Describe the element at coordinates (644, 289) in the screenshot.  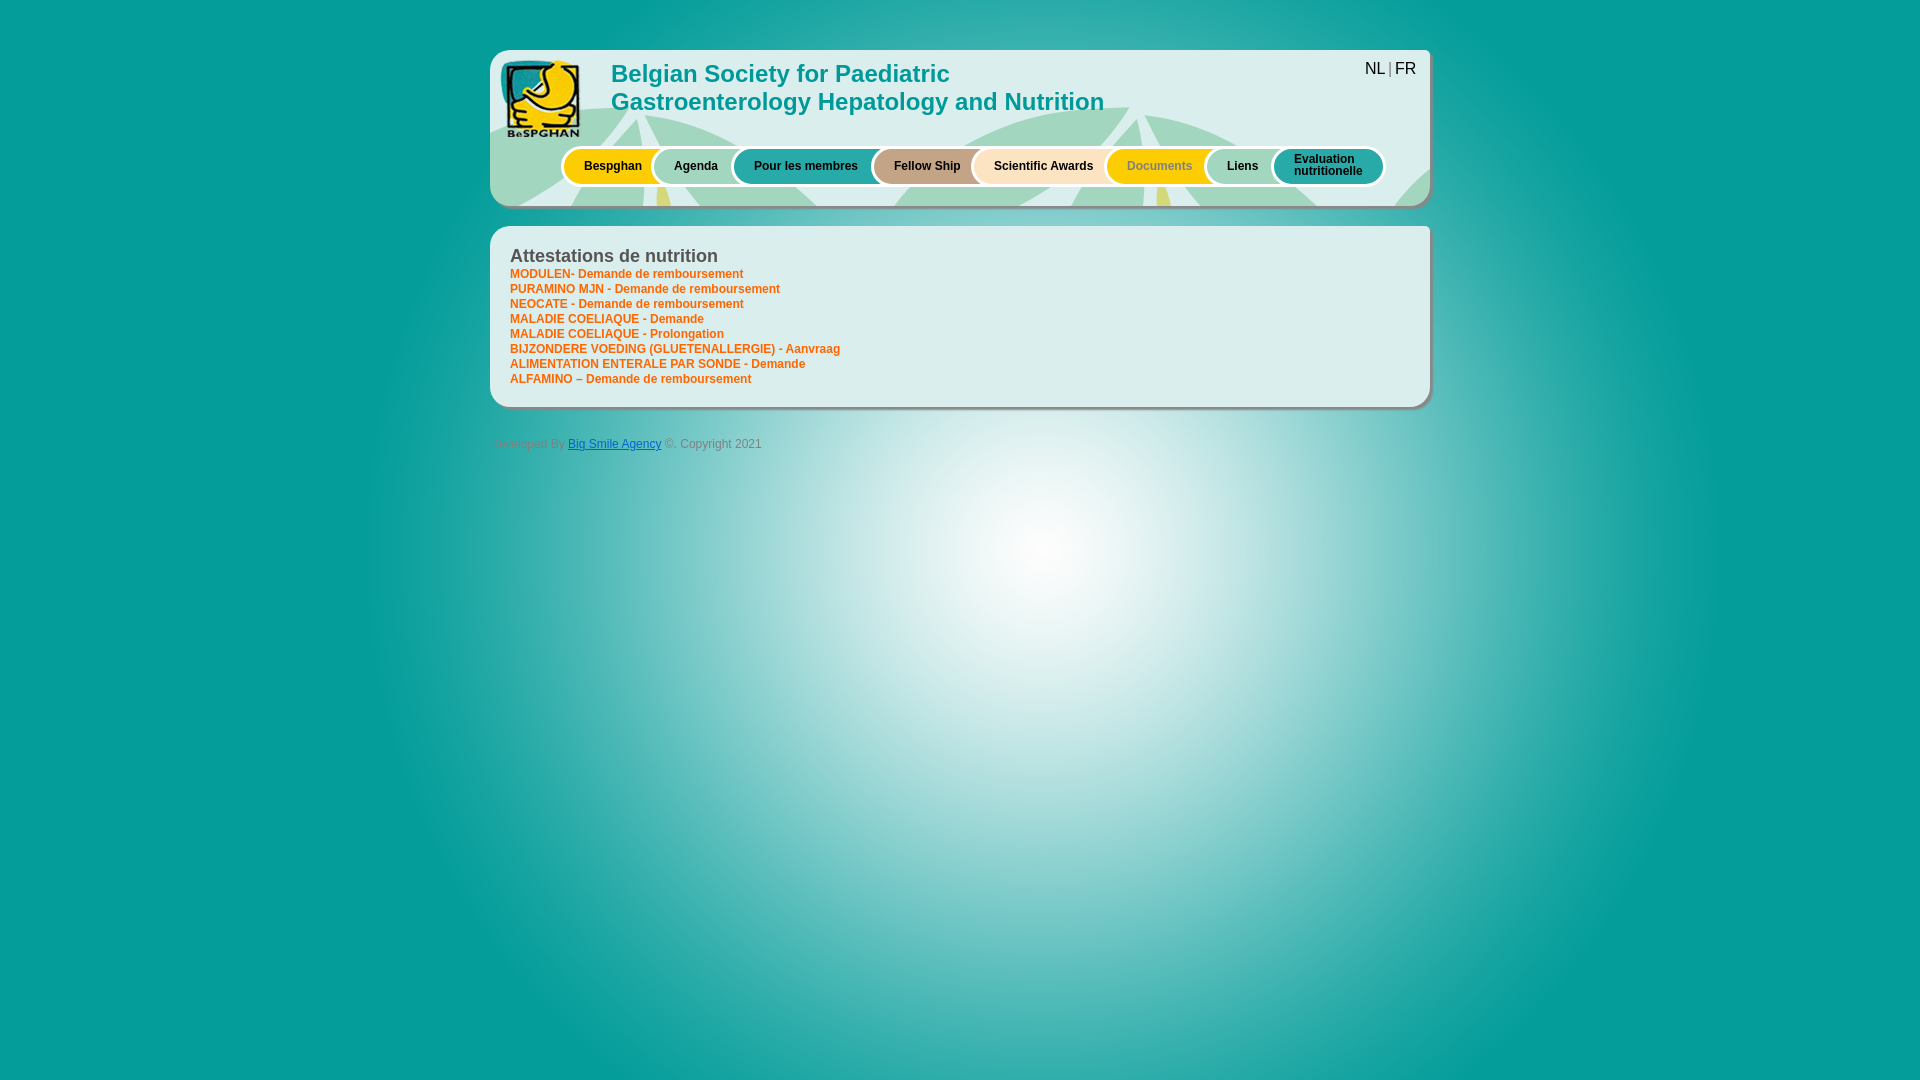
I see `'PURAMINO MJN - Demande de remboursement'` at that location.